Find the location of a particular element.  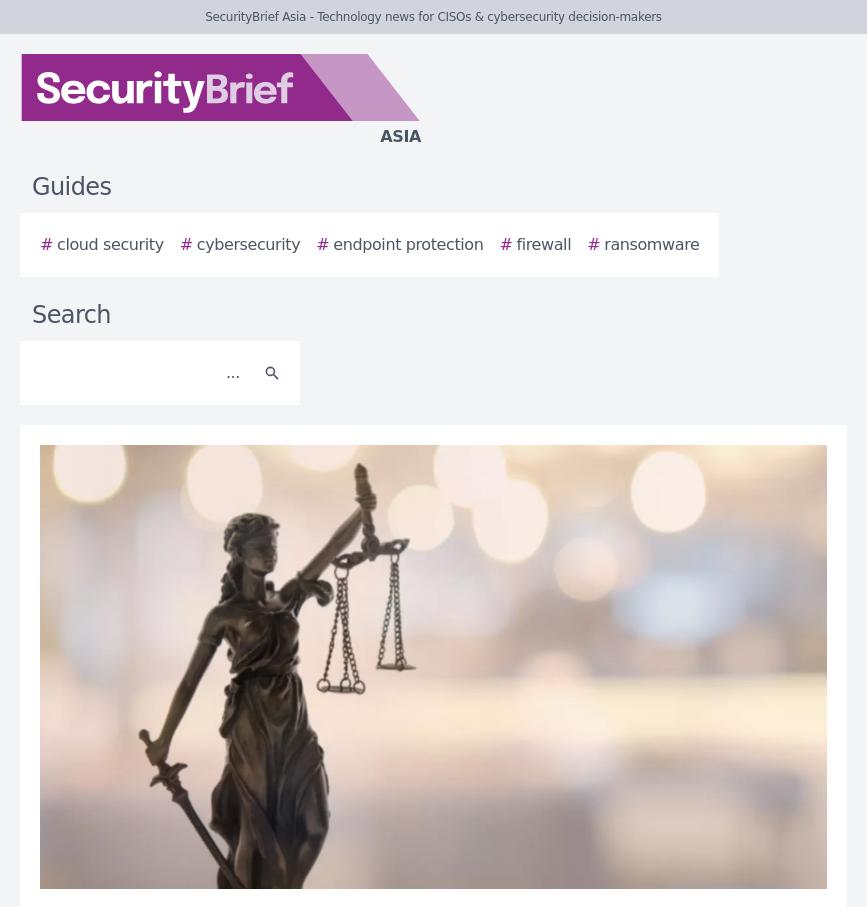

'ransomware' is located at coordinates (603, 244).